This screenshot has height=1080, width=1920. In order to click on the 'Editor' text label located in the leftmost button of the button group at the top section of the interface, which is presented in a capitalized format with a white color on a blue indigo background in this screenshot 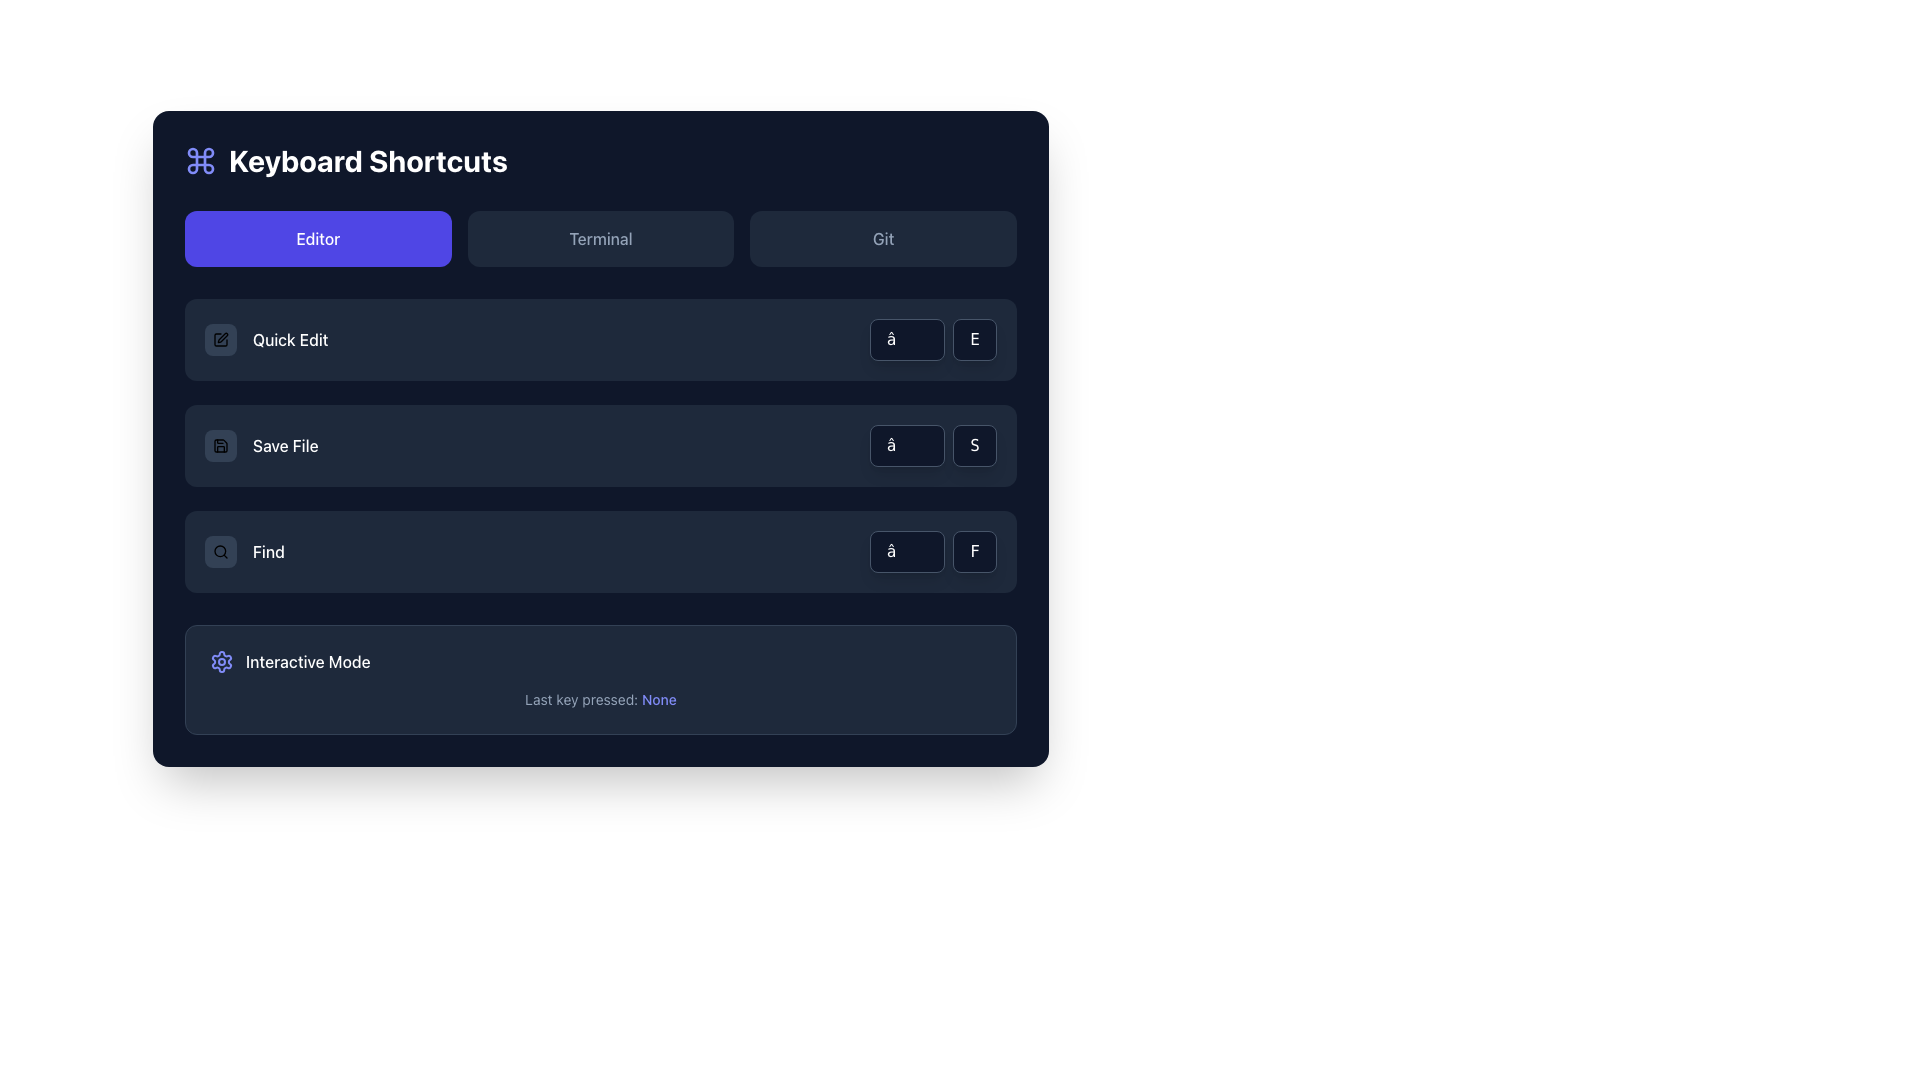, I will do `click(317, 238)`.